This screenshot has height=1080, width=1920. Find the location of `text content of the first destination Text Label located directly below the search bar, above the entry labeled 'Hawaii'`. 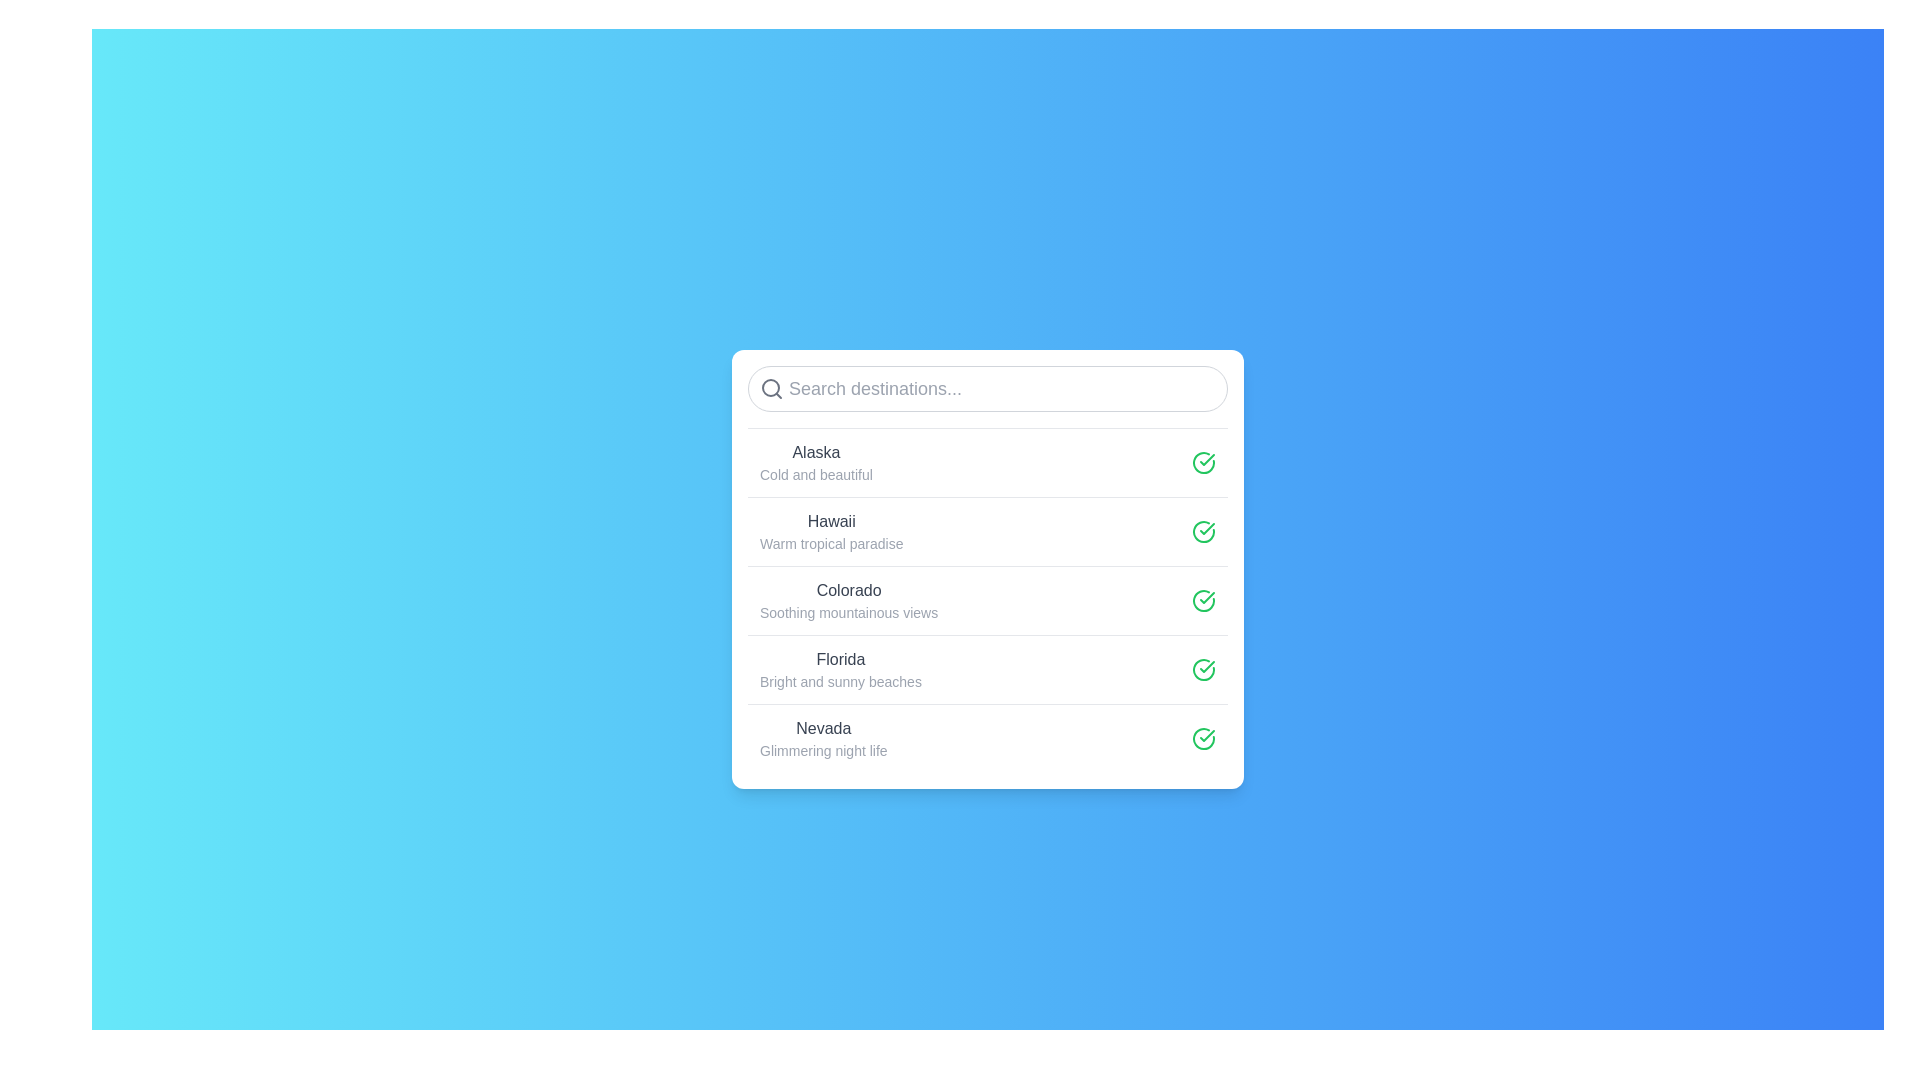

text content of the first destination Text Label located directly below the search bar, above the entry labeled 'Hawaii' is located at coordinates (816, 452).